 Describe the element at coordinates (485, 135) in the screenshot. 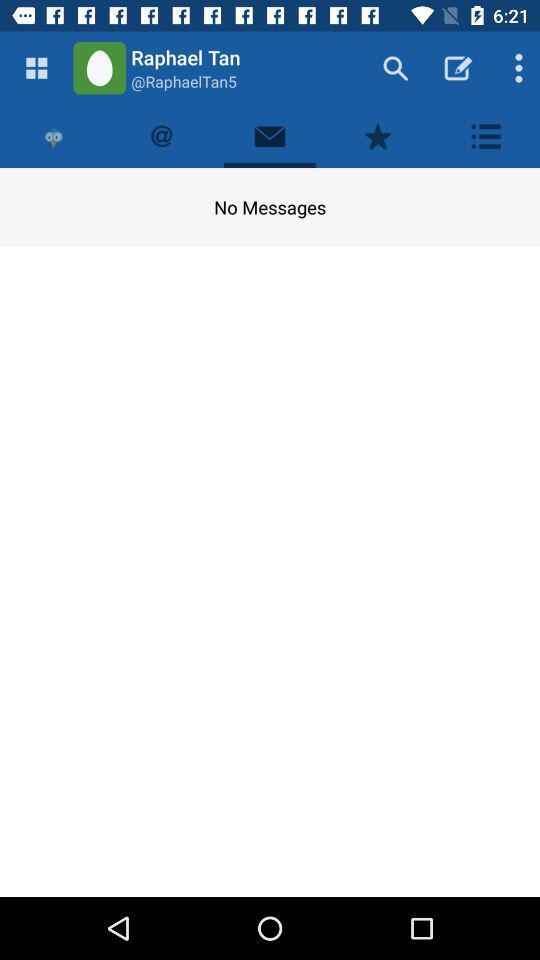

I see `options` at that location.